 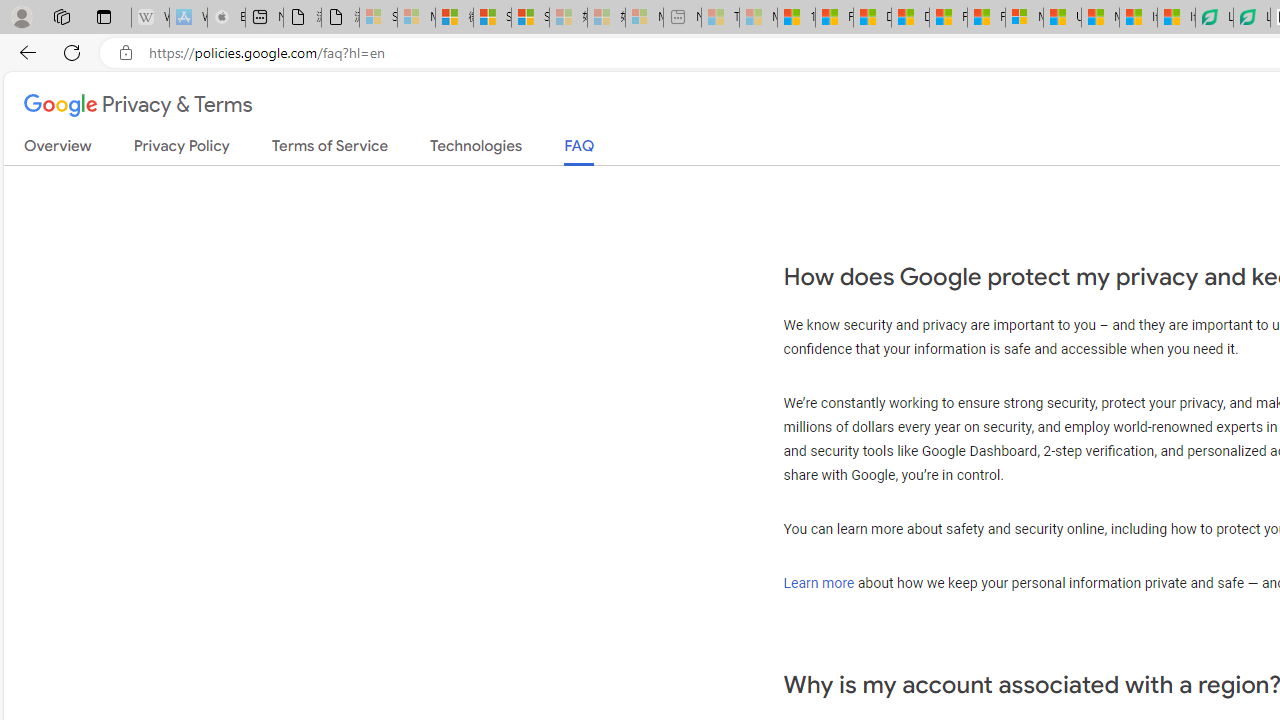 I want to click on 'Terms of Service', so click(x=330, y=149).